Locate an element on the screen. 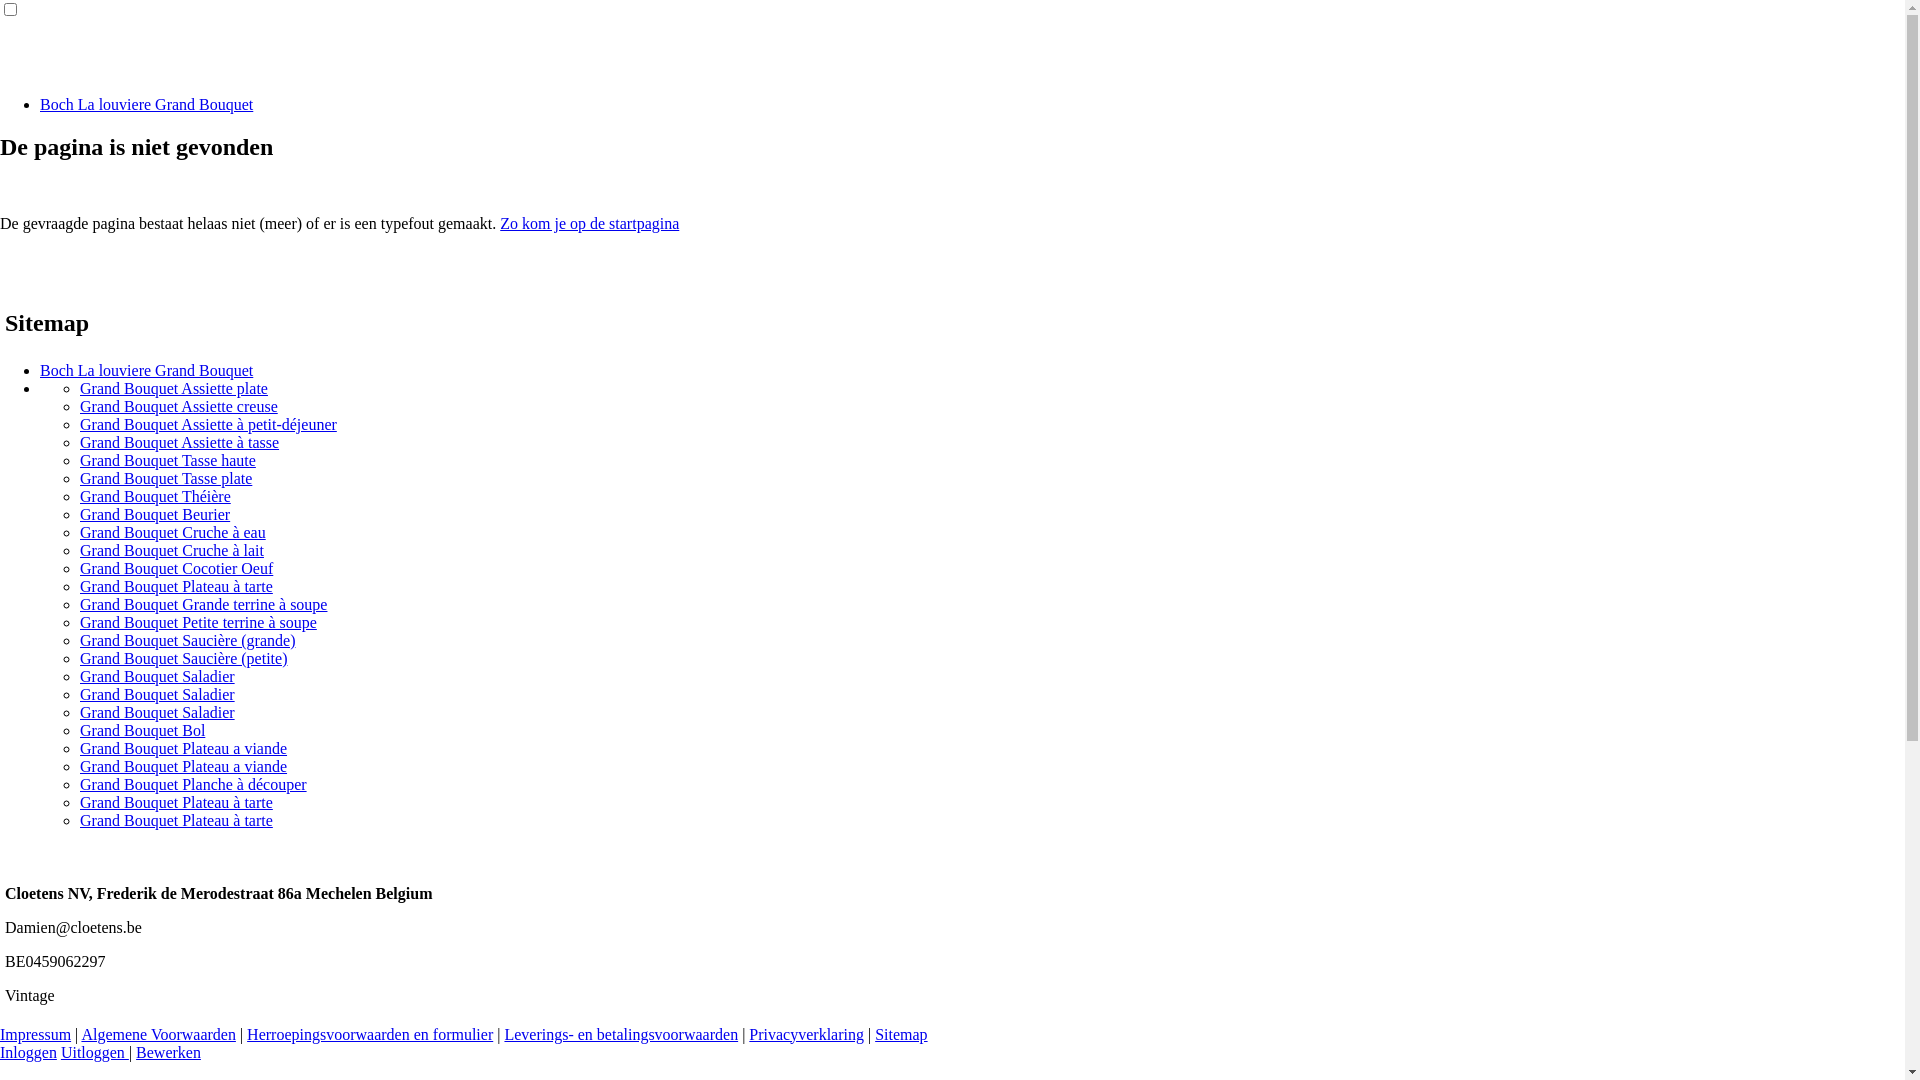 This screenshot has height=1080, width=1920. 'Grand Bouquet Assiette creuse' is located at coordinates (80, 405).